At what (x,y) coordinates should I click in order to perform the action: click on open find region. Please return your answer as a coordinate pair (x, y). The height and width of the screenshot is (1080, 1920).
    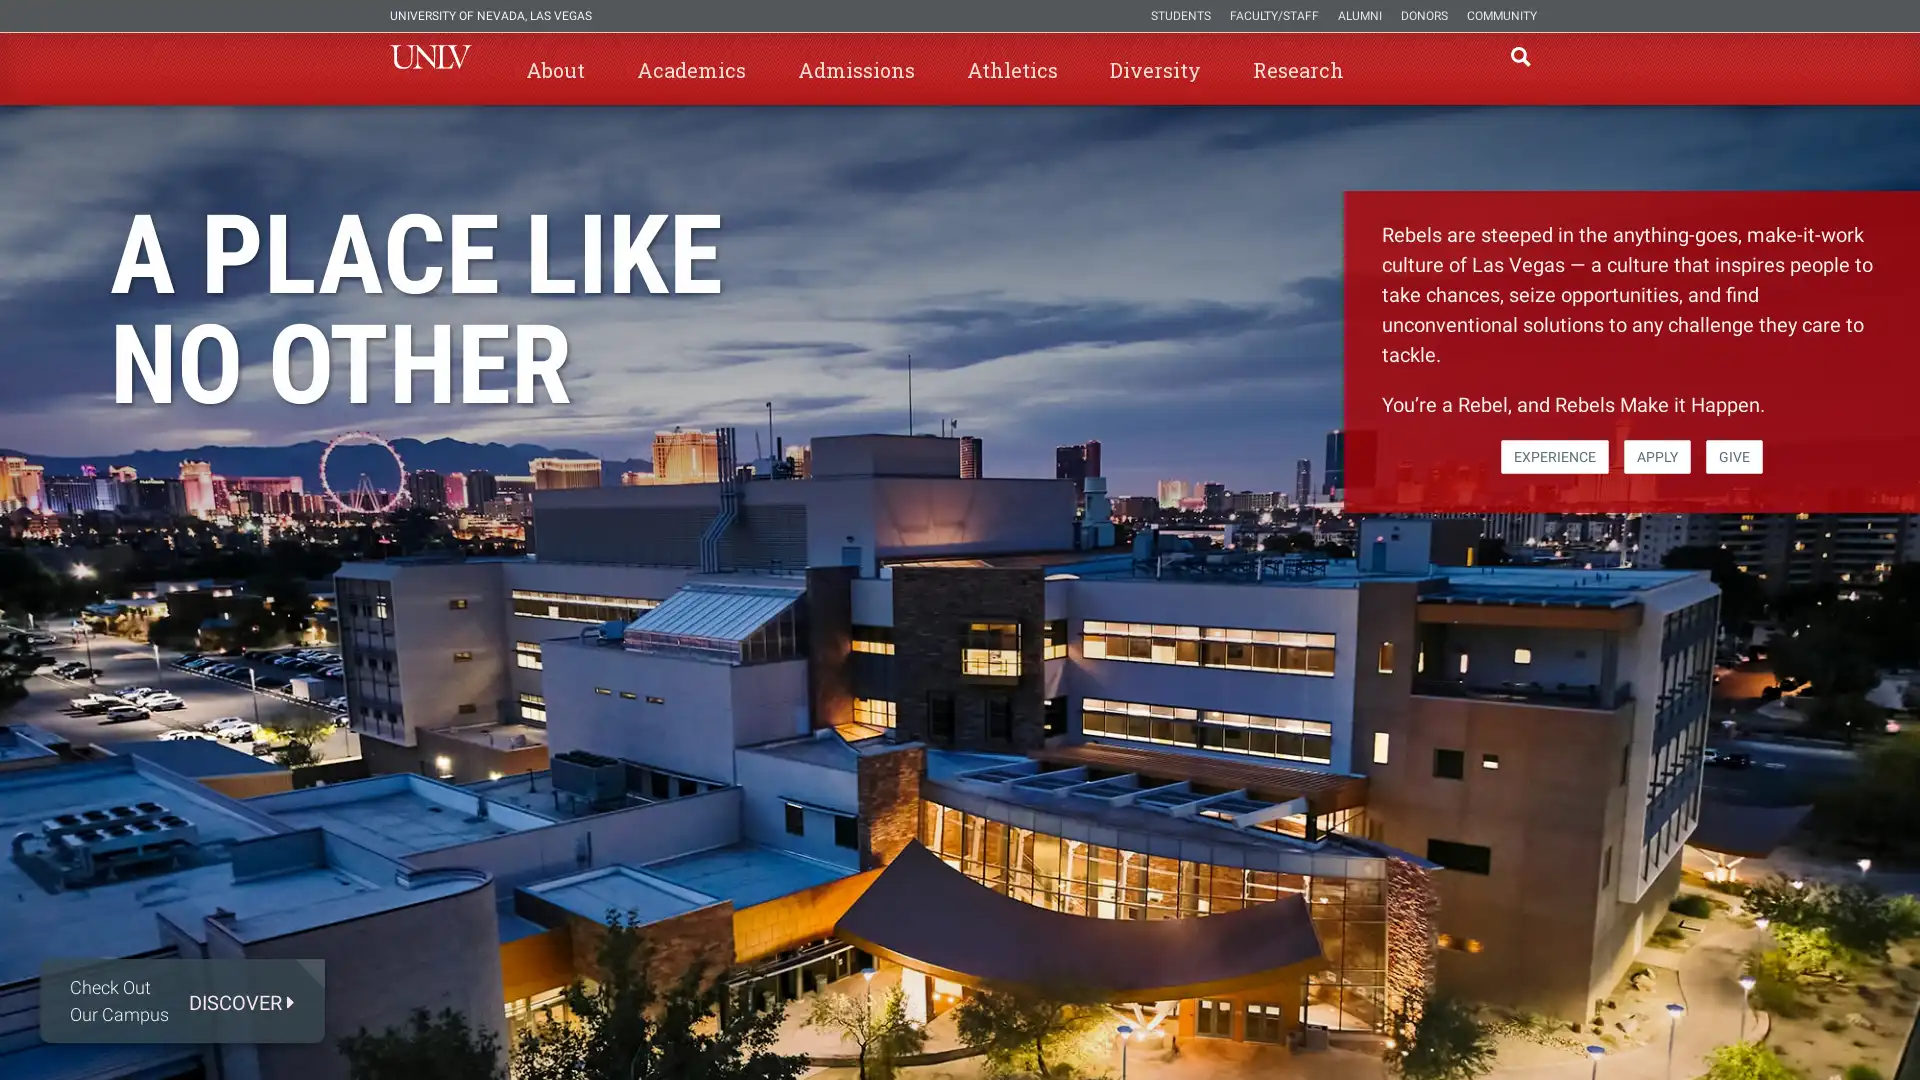
    Looking at the image, I should click on (1508, 68).